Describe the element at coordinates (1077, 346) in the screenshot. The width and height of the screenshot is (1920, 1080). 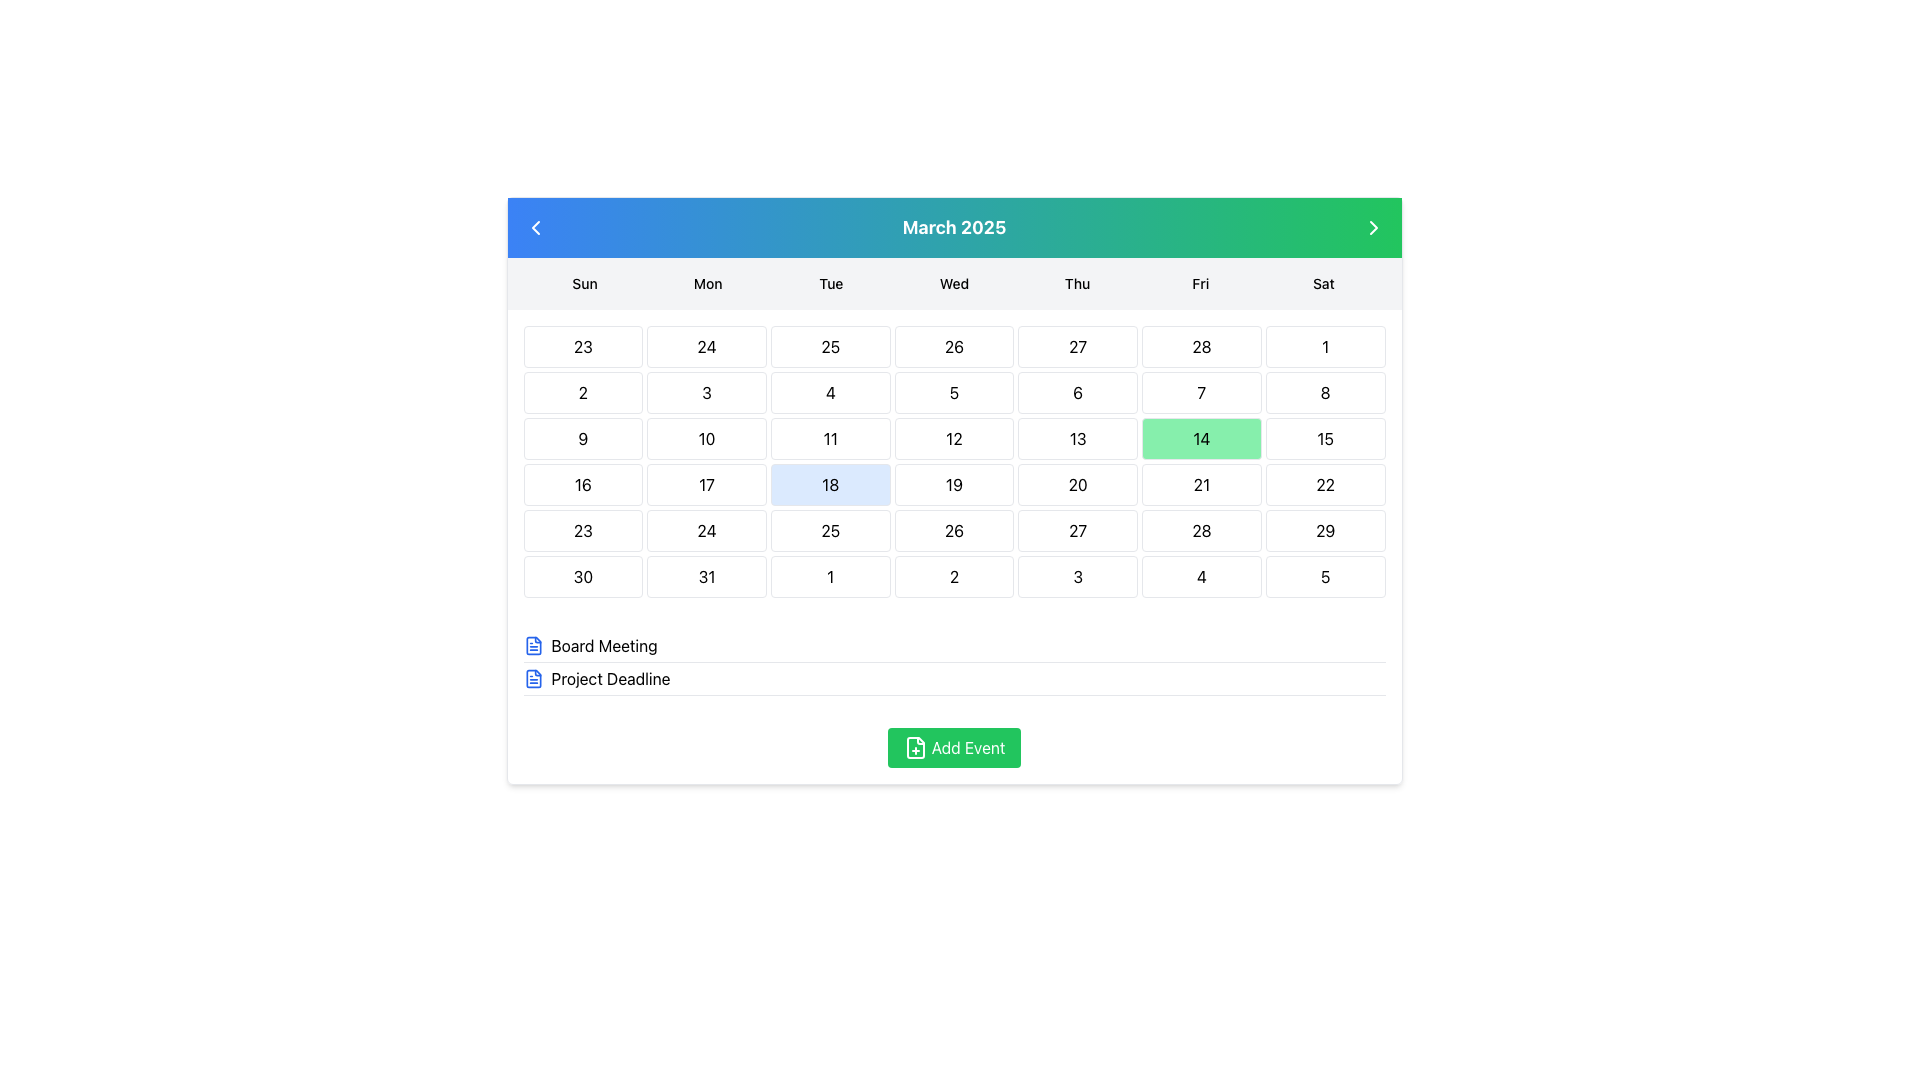
I see `the button representing the day '27' in the monthly calendar view` at that location.